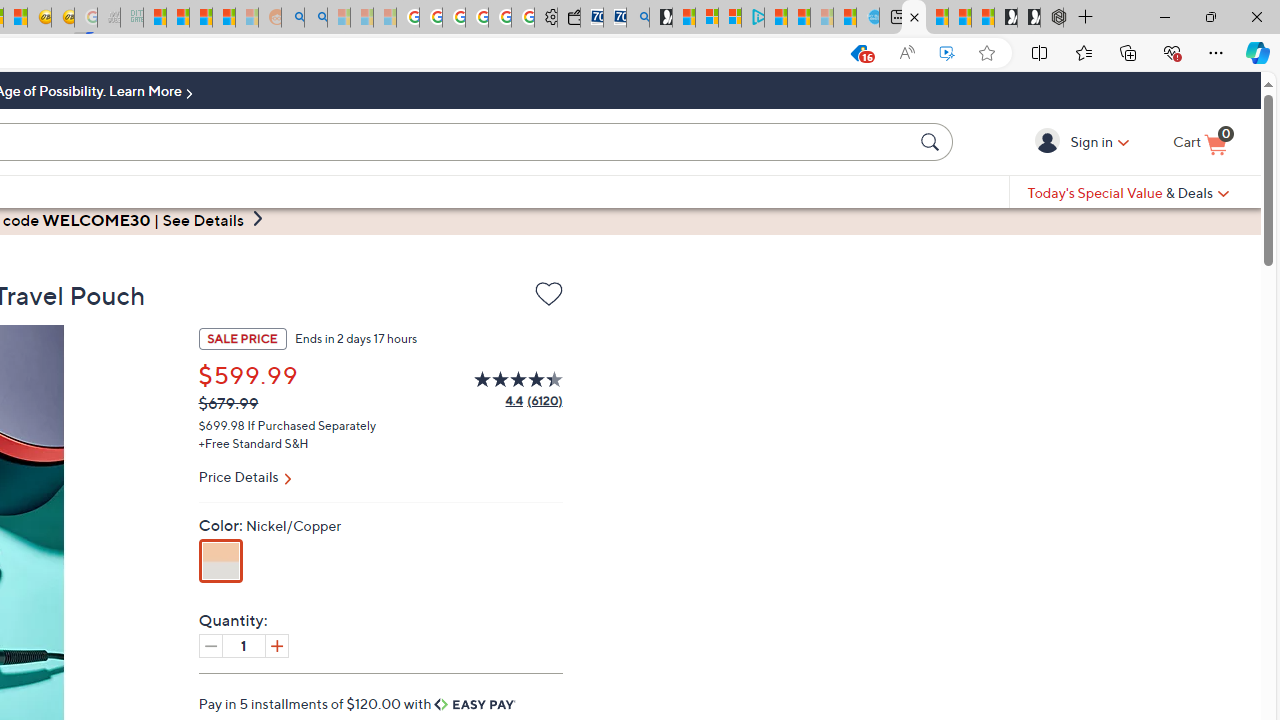 Image resolution: width=1280 pixels, height=720 pixels. I want to click on 'You have the best price!', so click(858, 52).